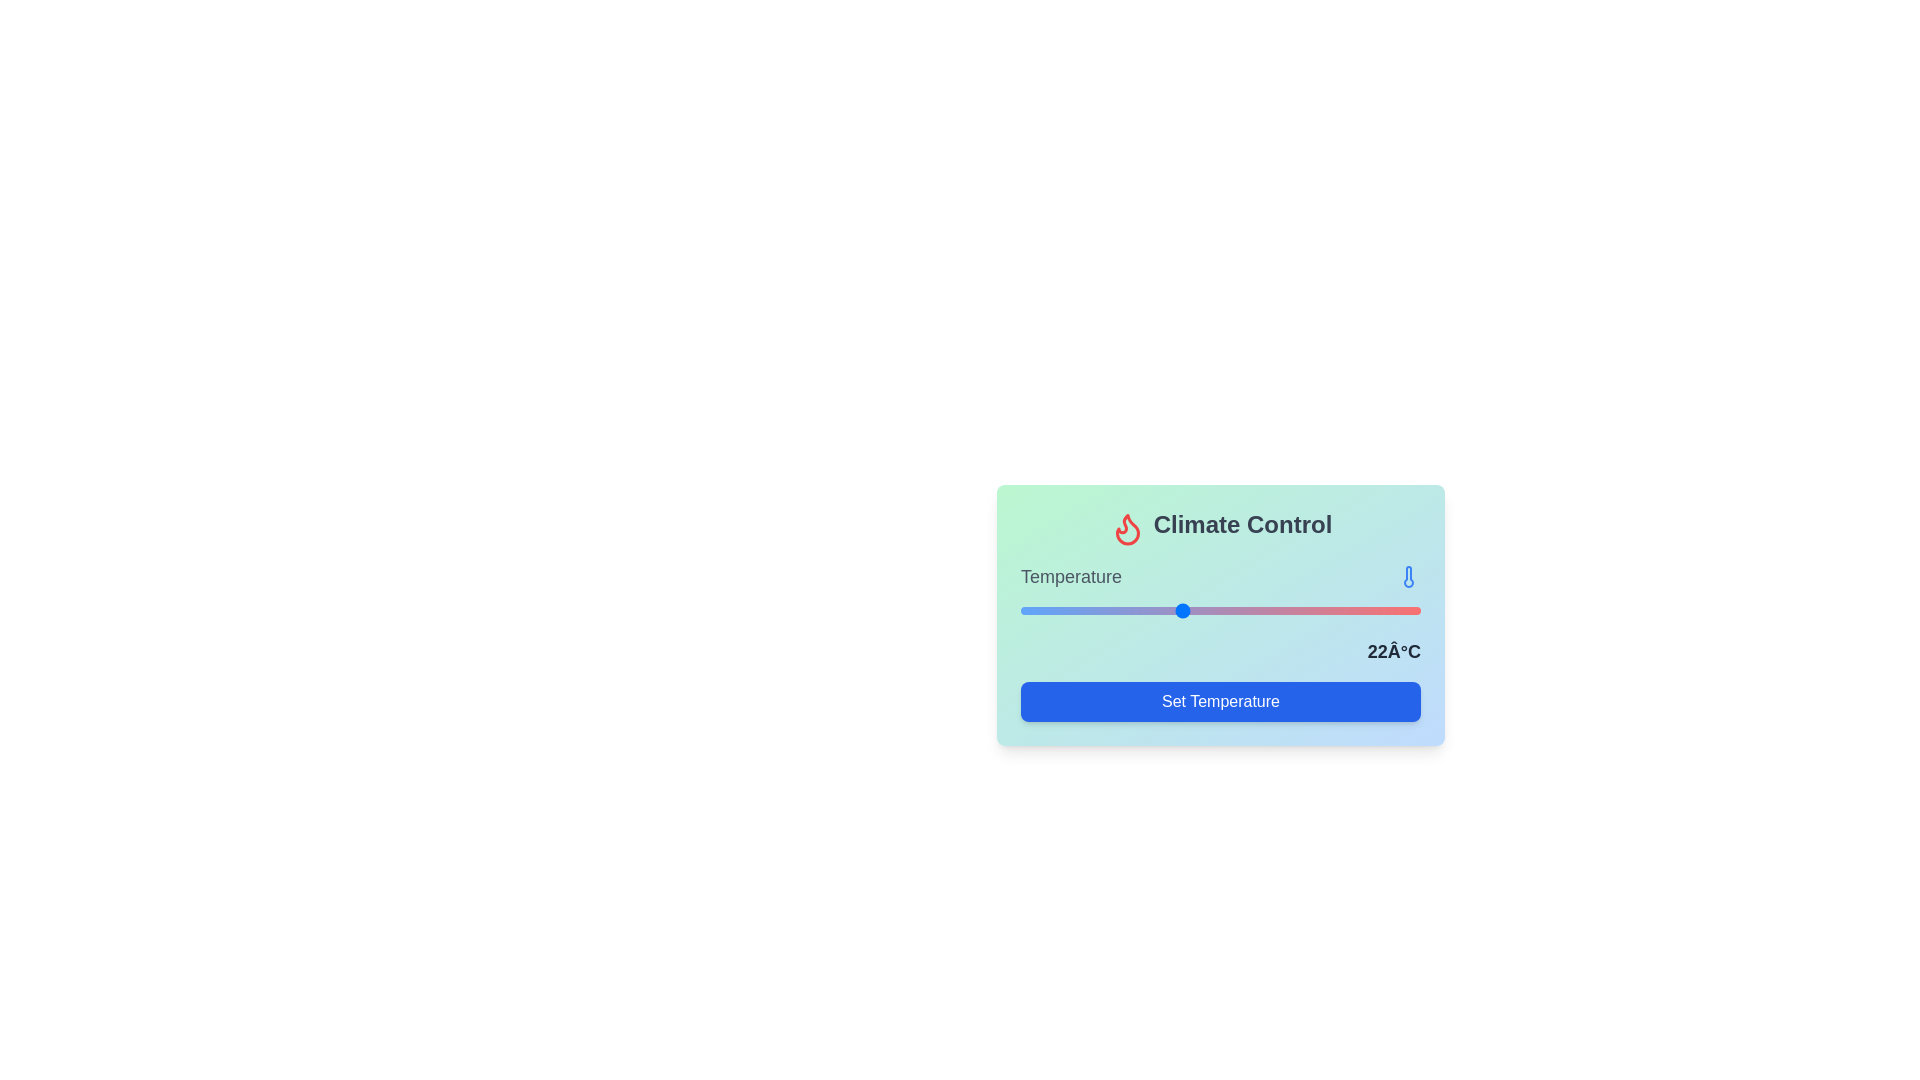 The height and width of the screenshot is (1080, 1920). Describe the element at coordinates (1086, 608) in the screenshot. I see `the temperature slider to set the temperature to 15 degrees Celsius` at that location.